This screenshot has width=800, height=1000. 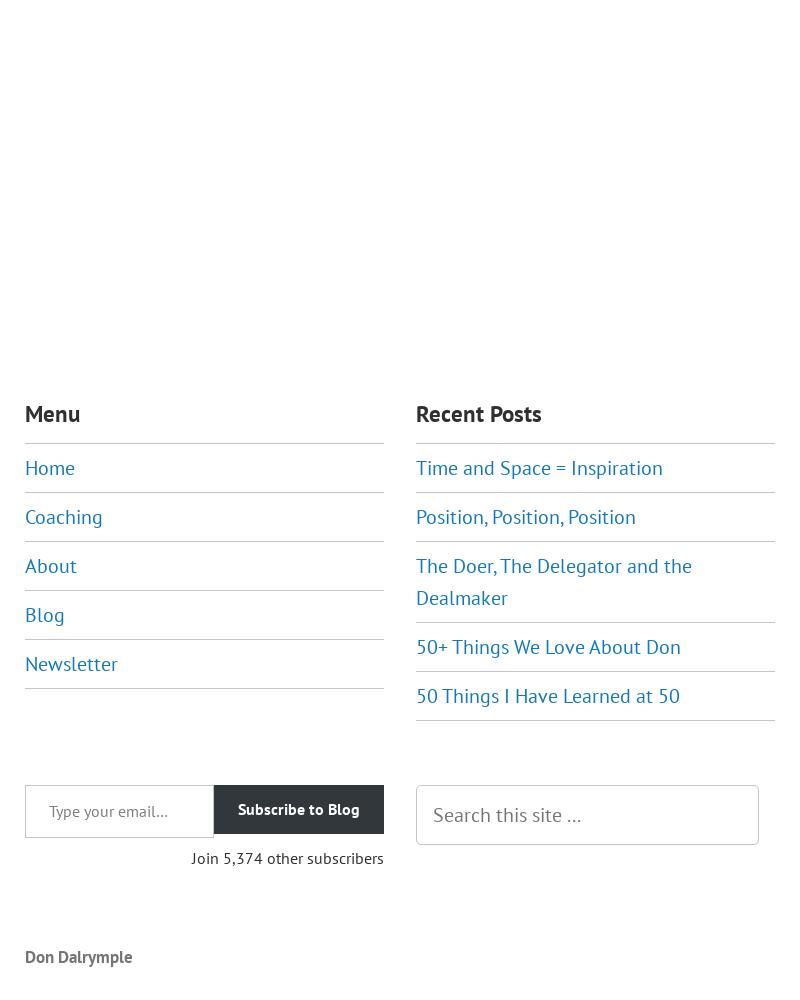 What do you see at coordinates (79, 955) in the screenshot?
I see `'Don Dalrymple'` at bounding box center [79, 955].